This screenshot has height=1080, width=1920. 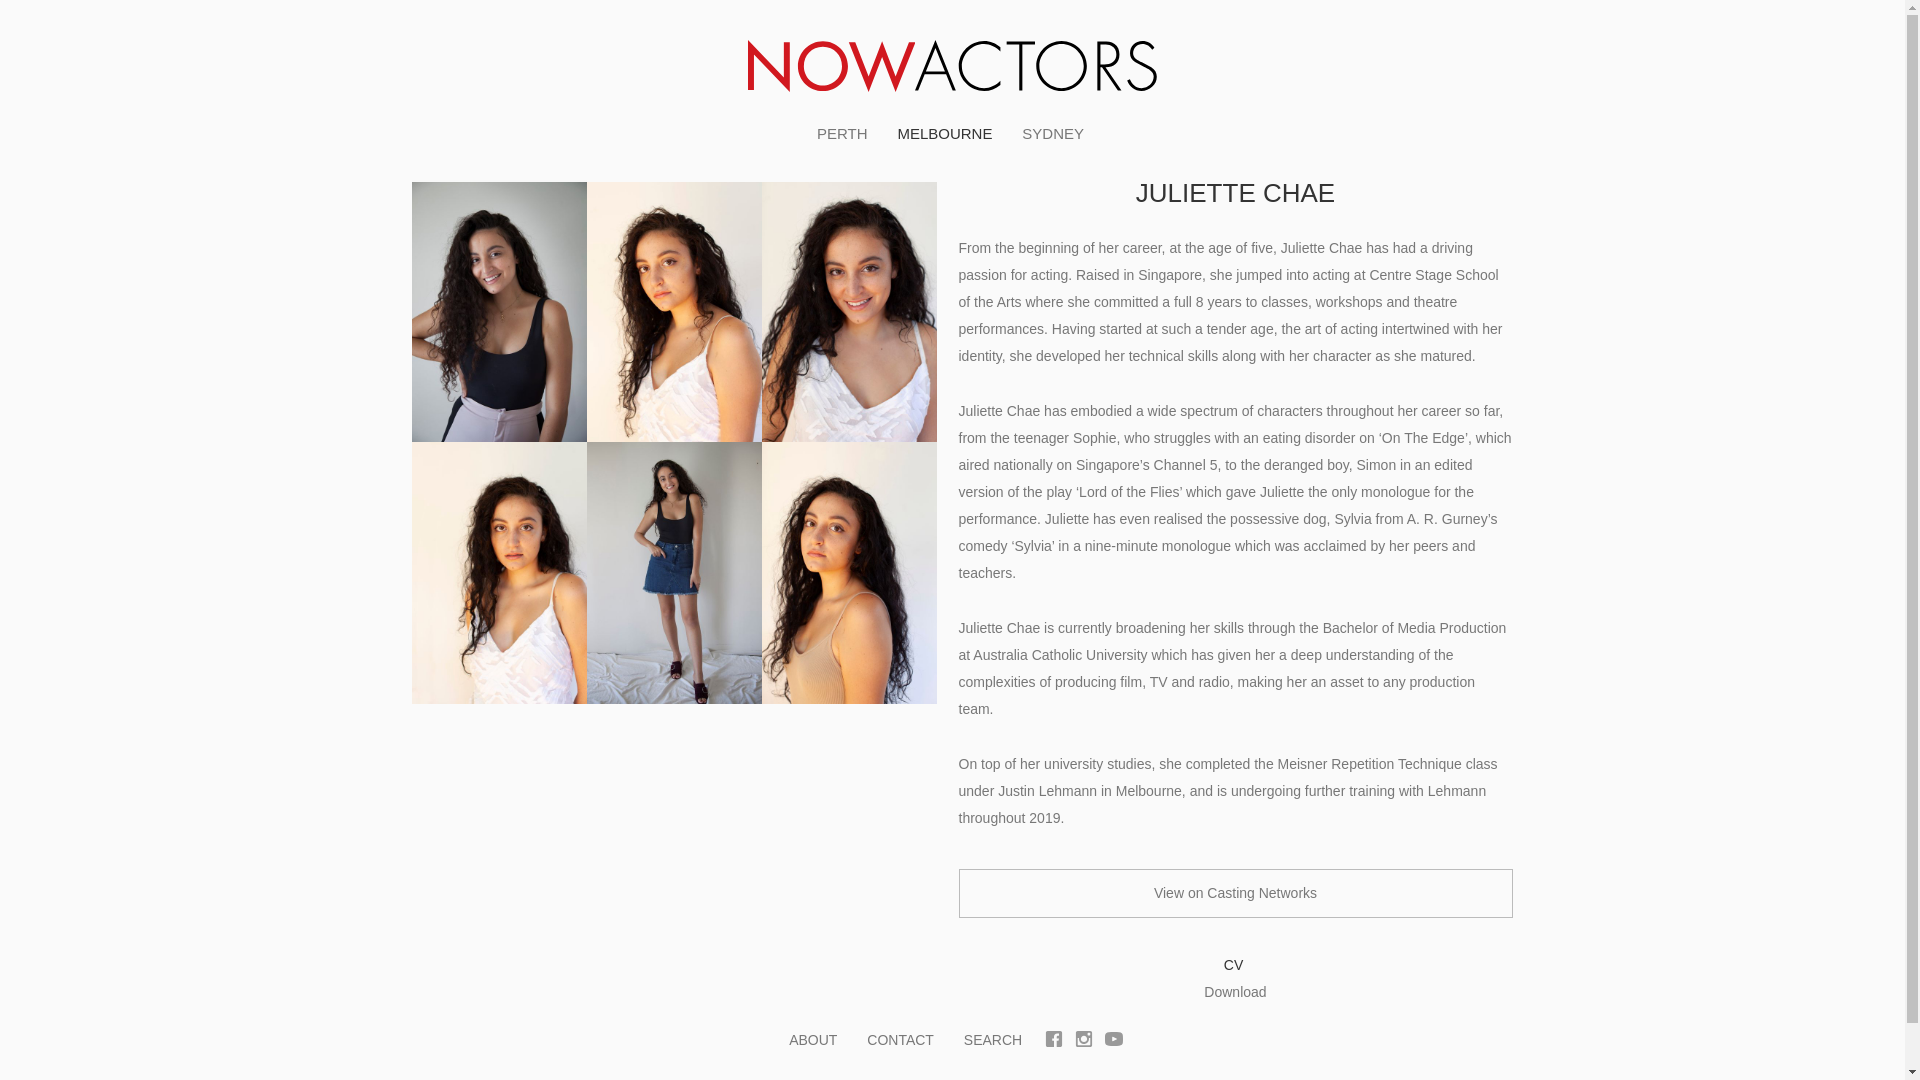 What do you see at coordinates (943, 133) in the screenshot?
I see `'MELBOURNE'` at bounding box center [943, 133].